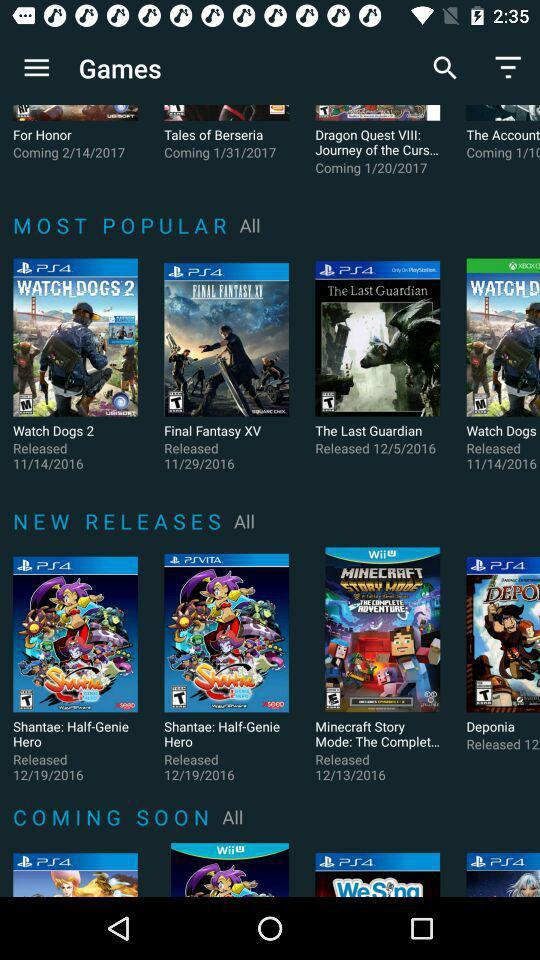 Image resolution: width=540 pixels, height=960 pixels. Describe the element at coordinates (120, 520) in the screenshot. I see `n e w` at that location.